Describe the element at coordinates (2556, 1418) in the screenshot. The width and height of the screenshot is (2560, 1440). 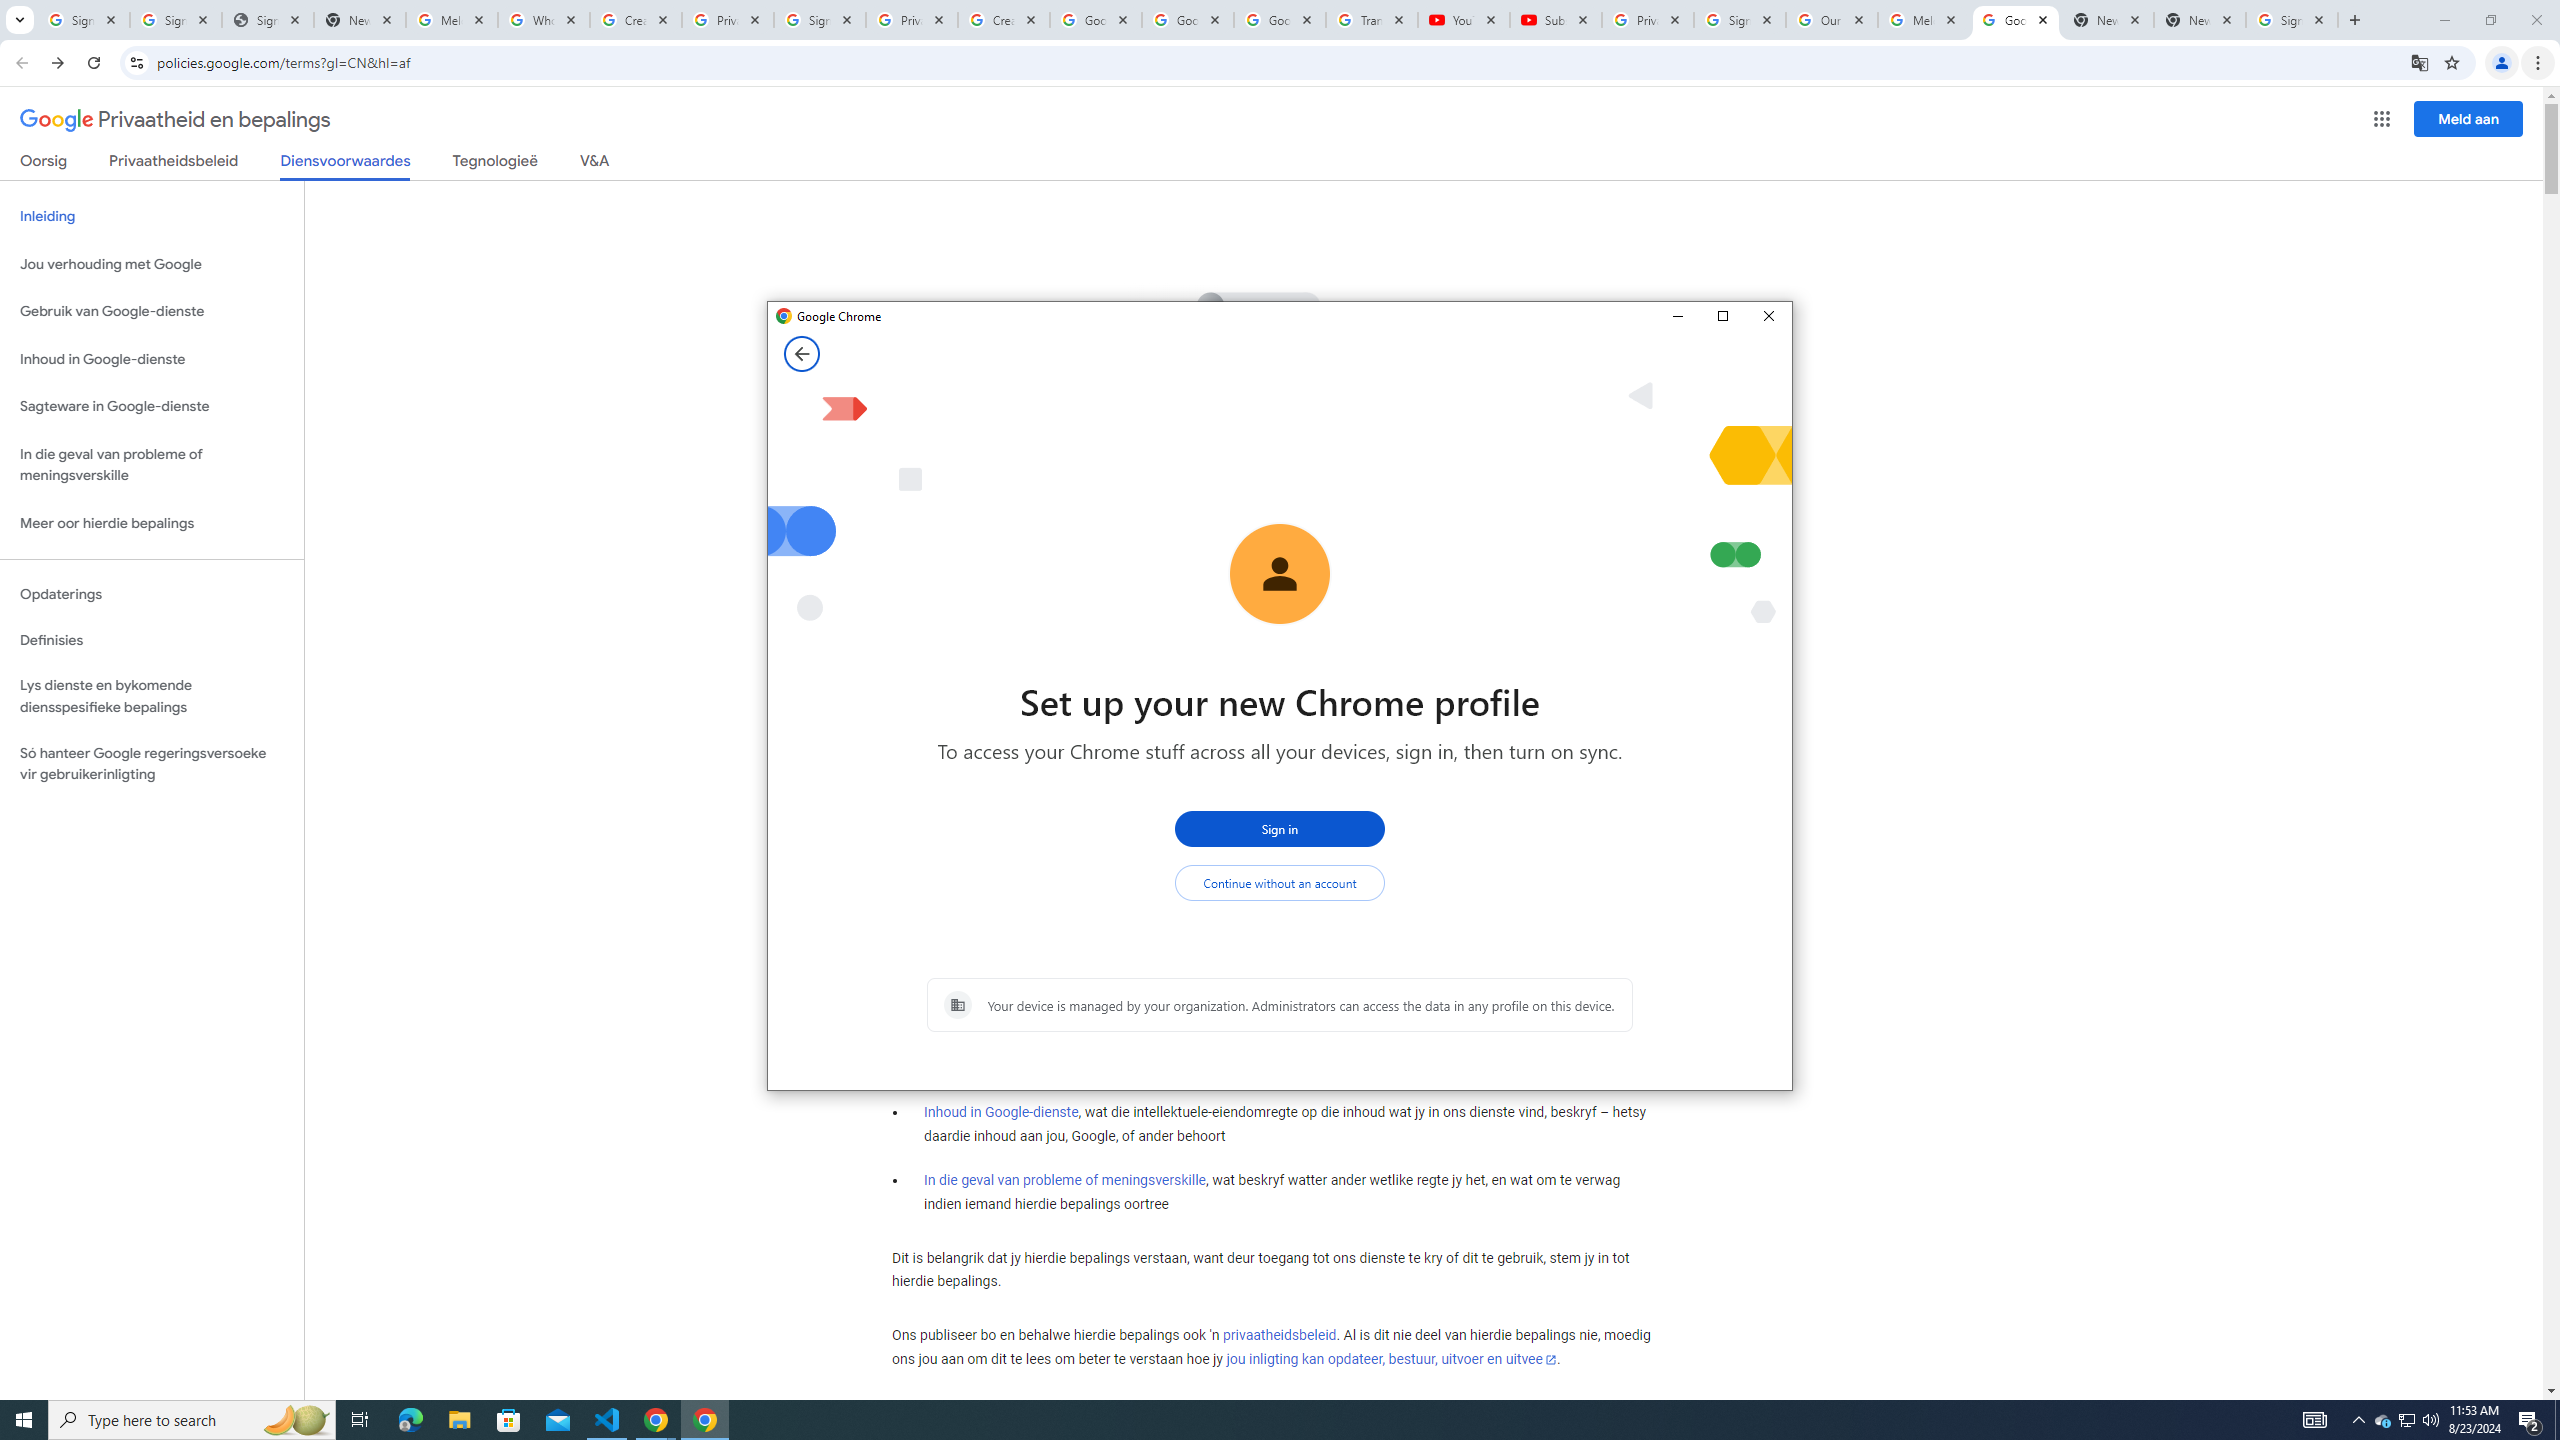
I see `'Show desktop'` at that location.